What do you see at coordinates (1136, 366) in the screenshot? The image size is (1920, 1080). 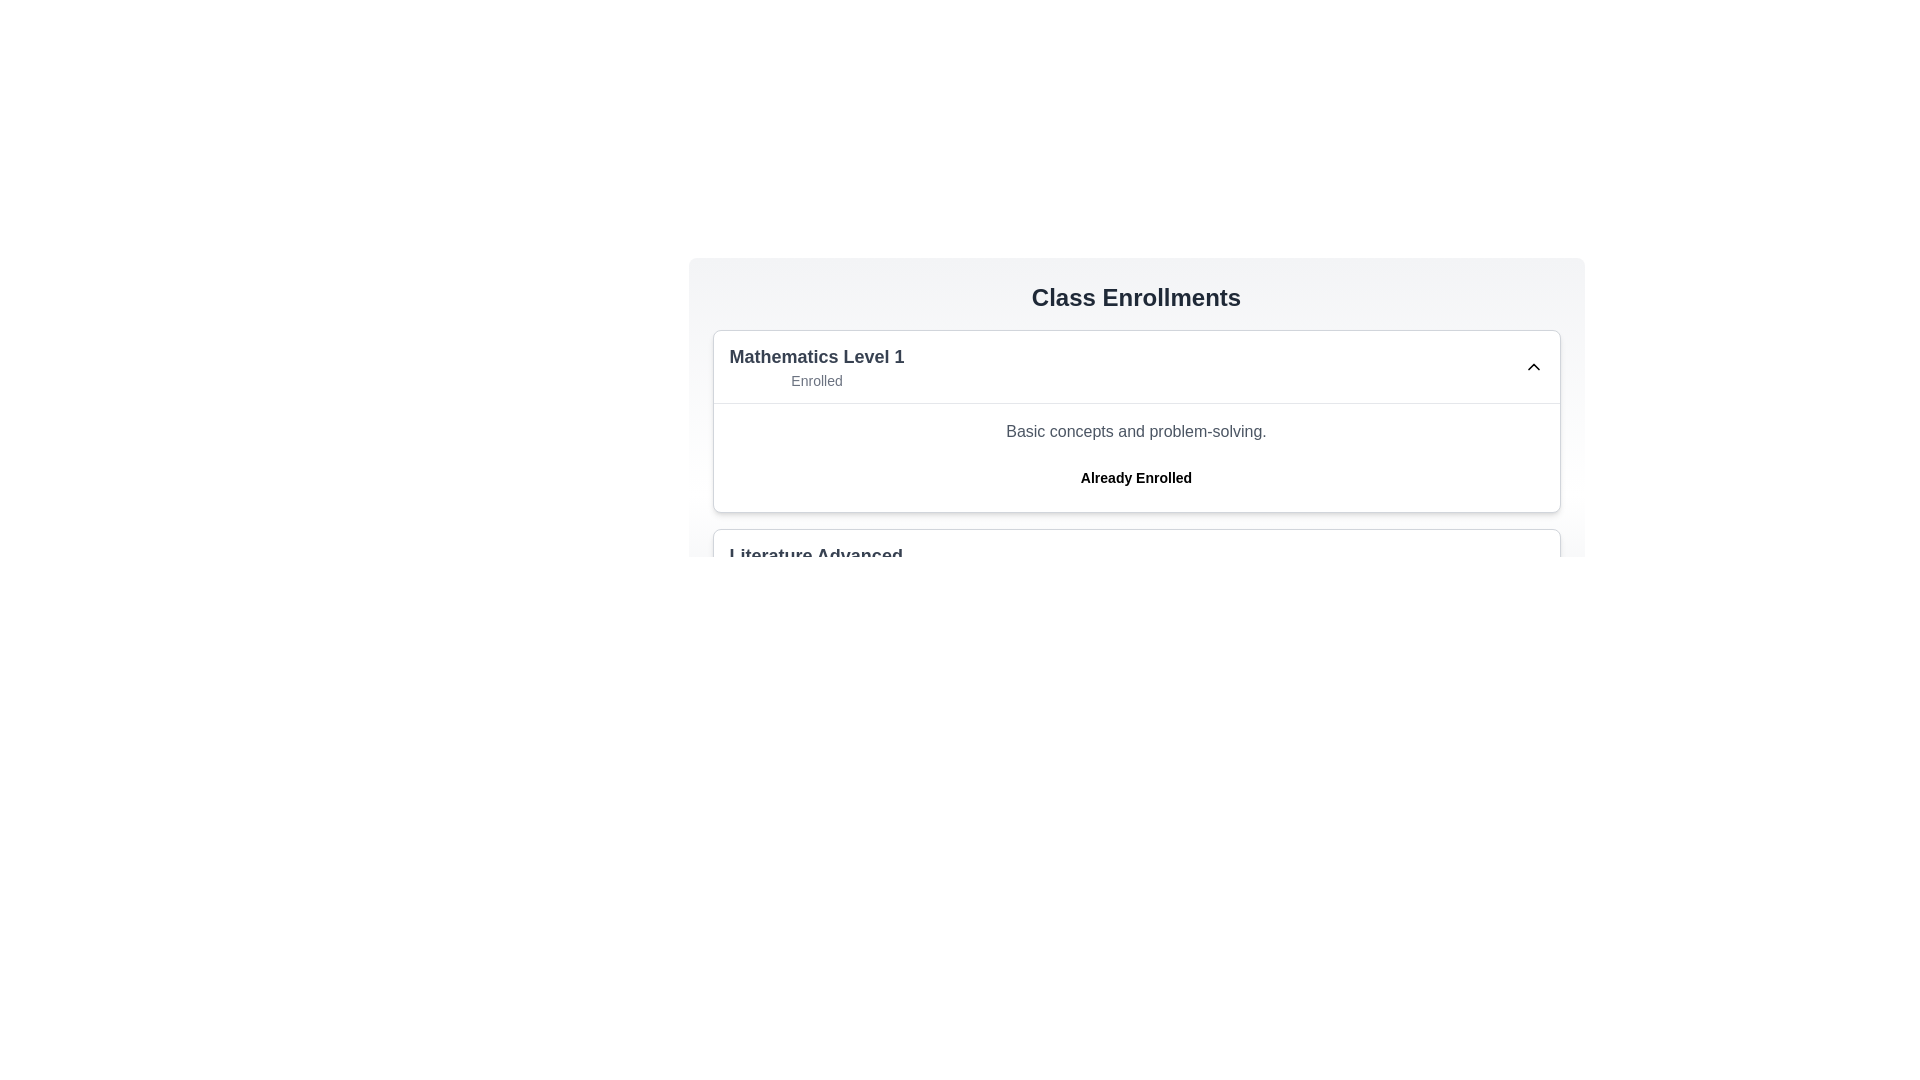 I see `the header button for 'Mathematics Level 1'` at bounding box center [1136, 366].